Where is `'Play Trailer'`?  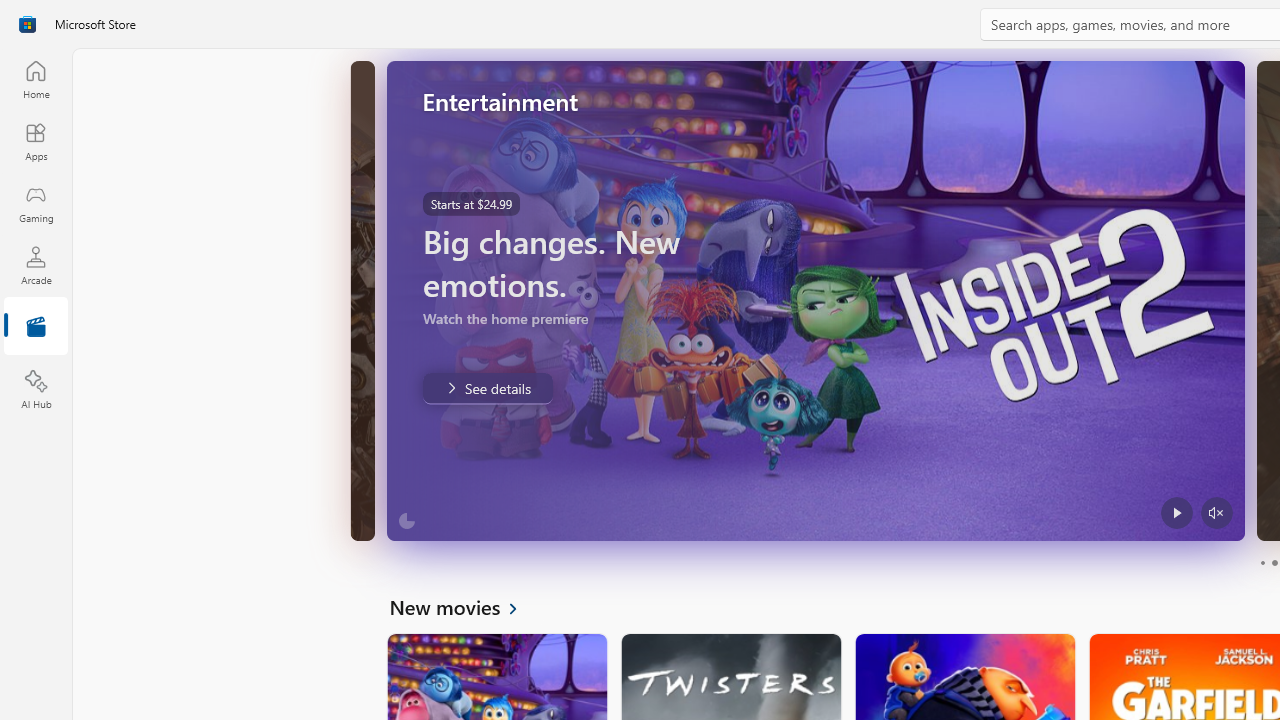
'Play Trailer' is located at coordinates (1175, 512).